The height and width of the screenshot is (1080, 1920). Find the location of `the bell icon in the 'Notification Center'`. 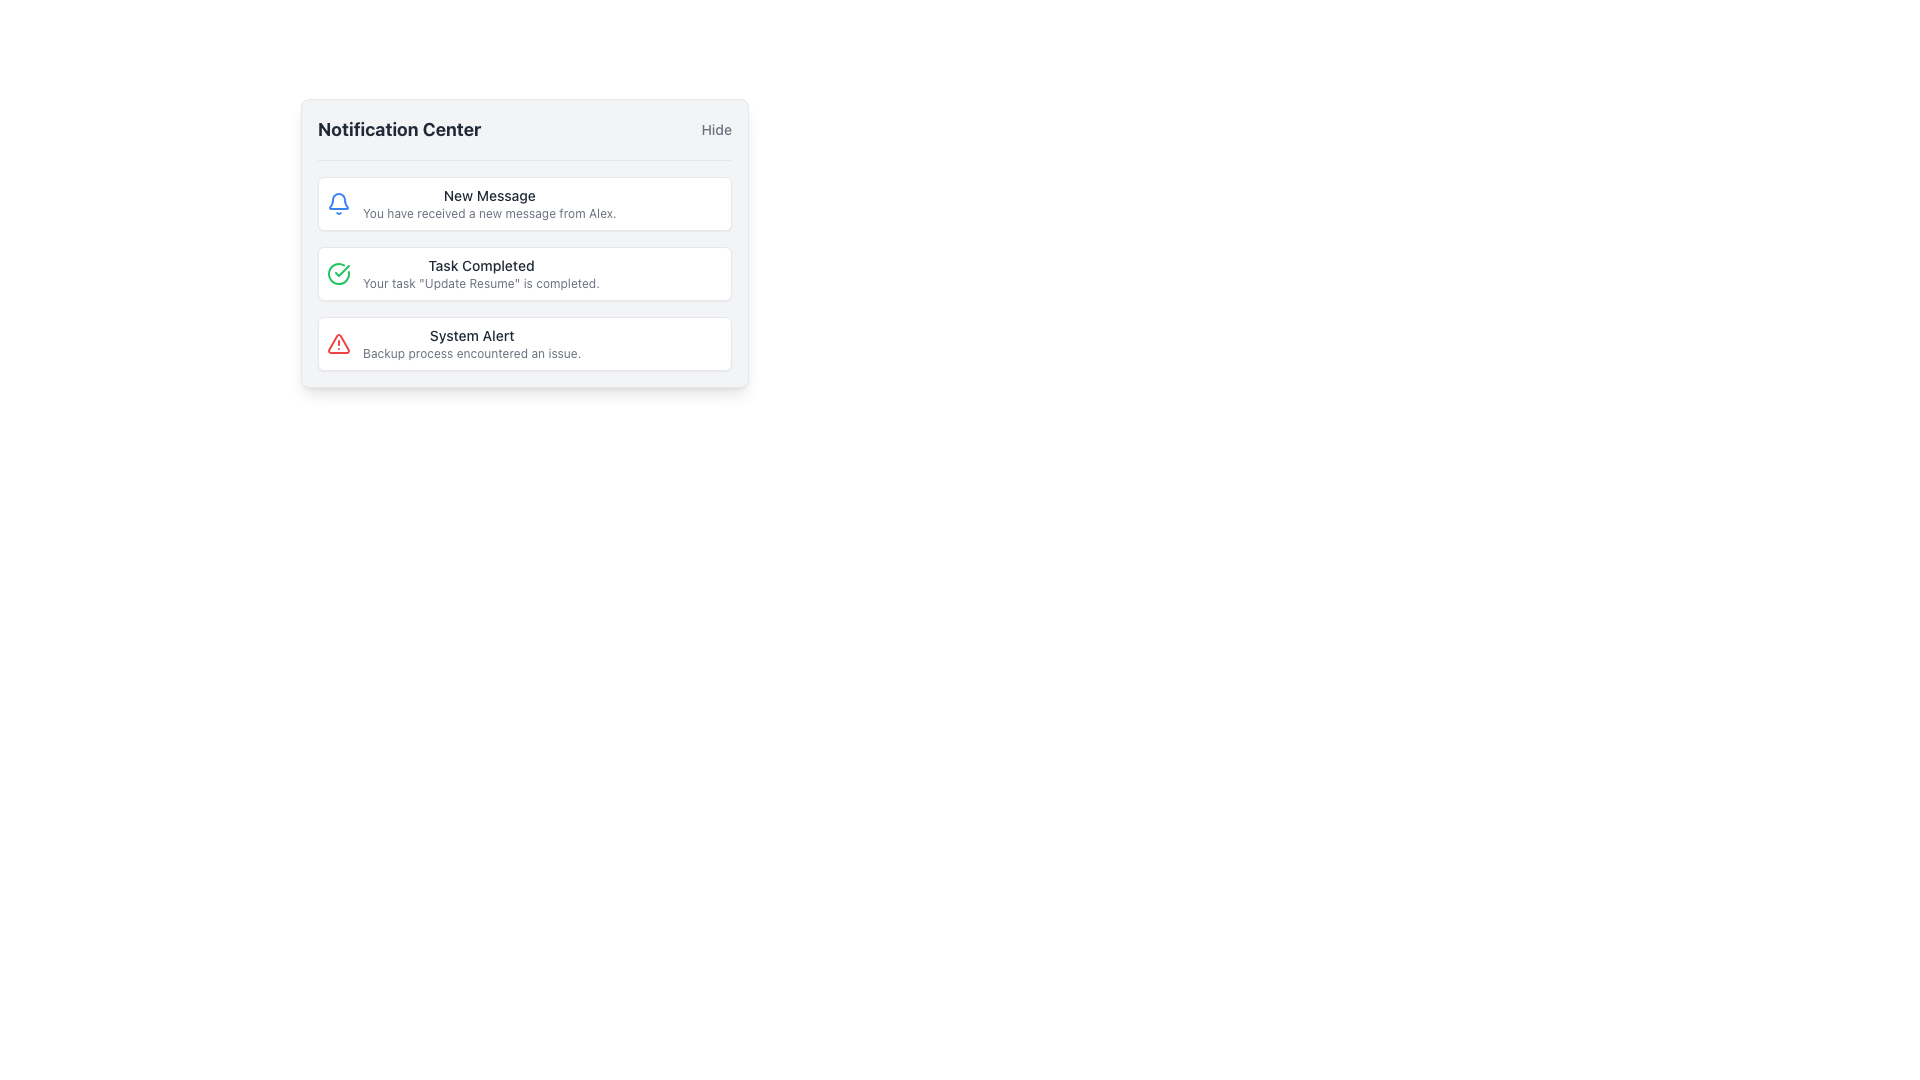

the bell icon in the 'Notification Center' is located at coordinates (339, 204).